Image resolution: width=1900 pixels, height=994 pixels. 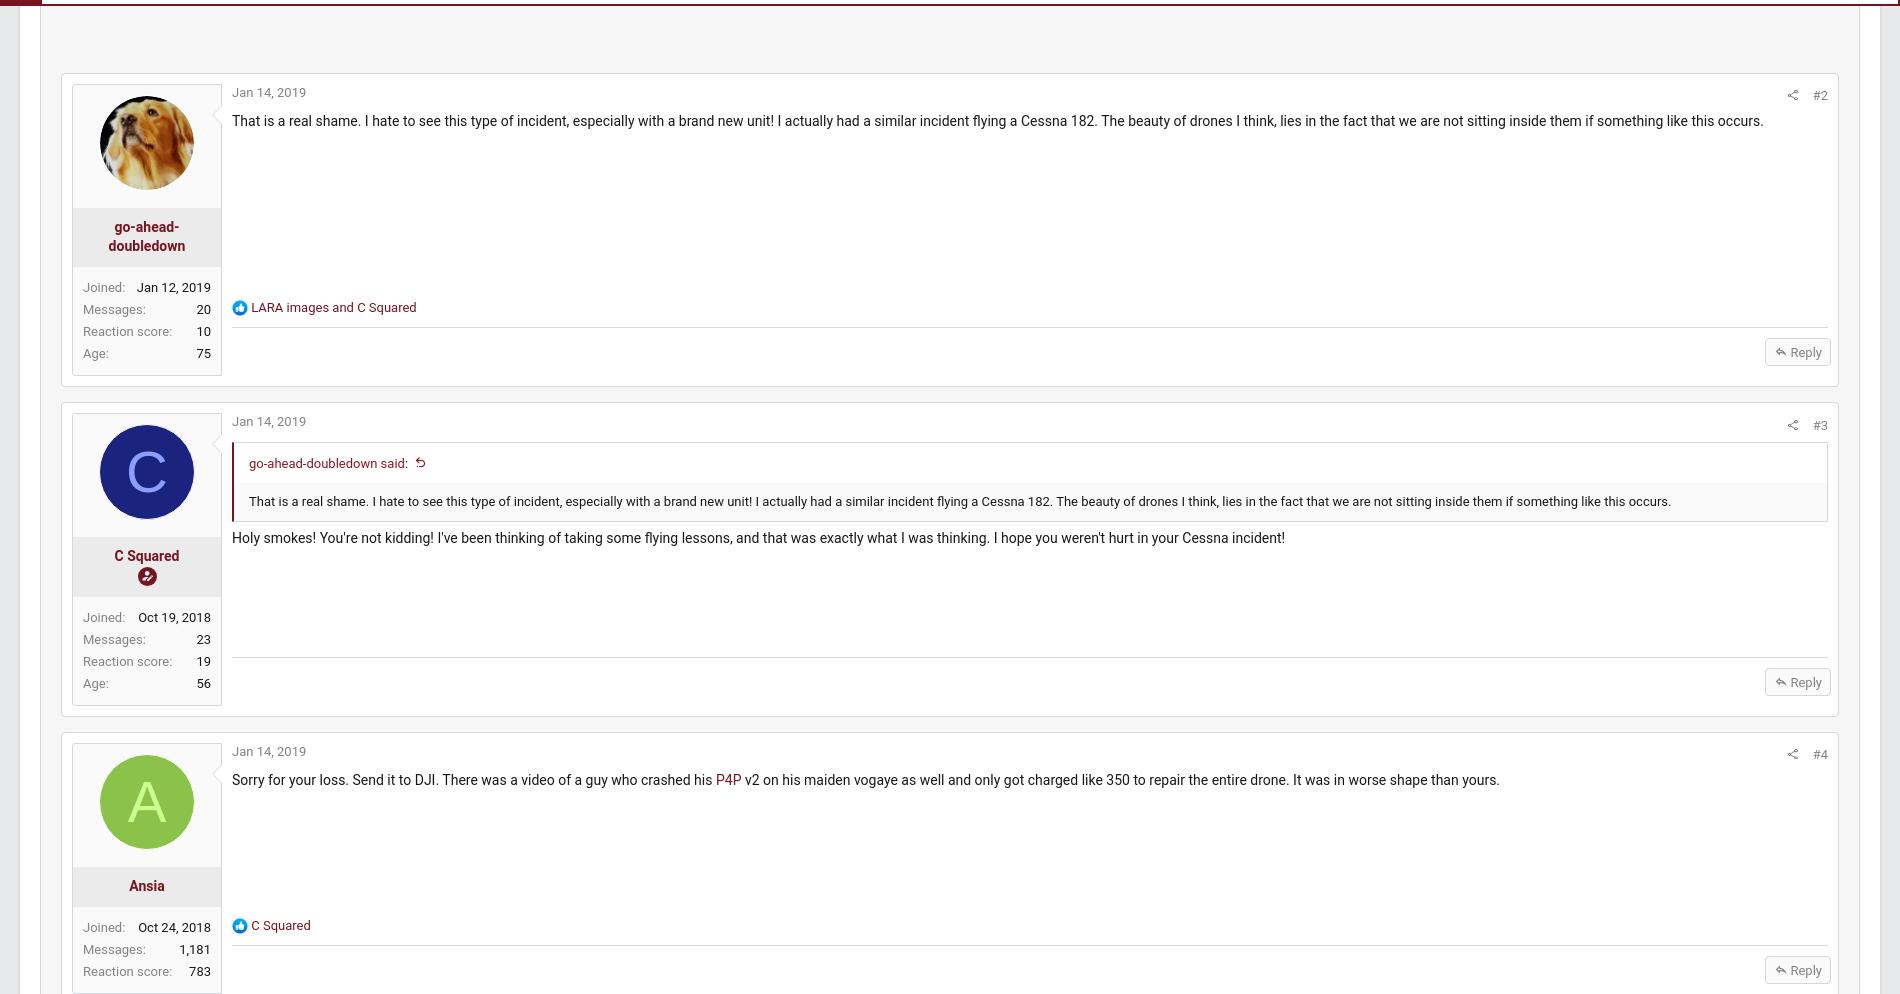 I want to click on '56', so click(x=249, y=701).